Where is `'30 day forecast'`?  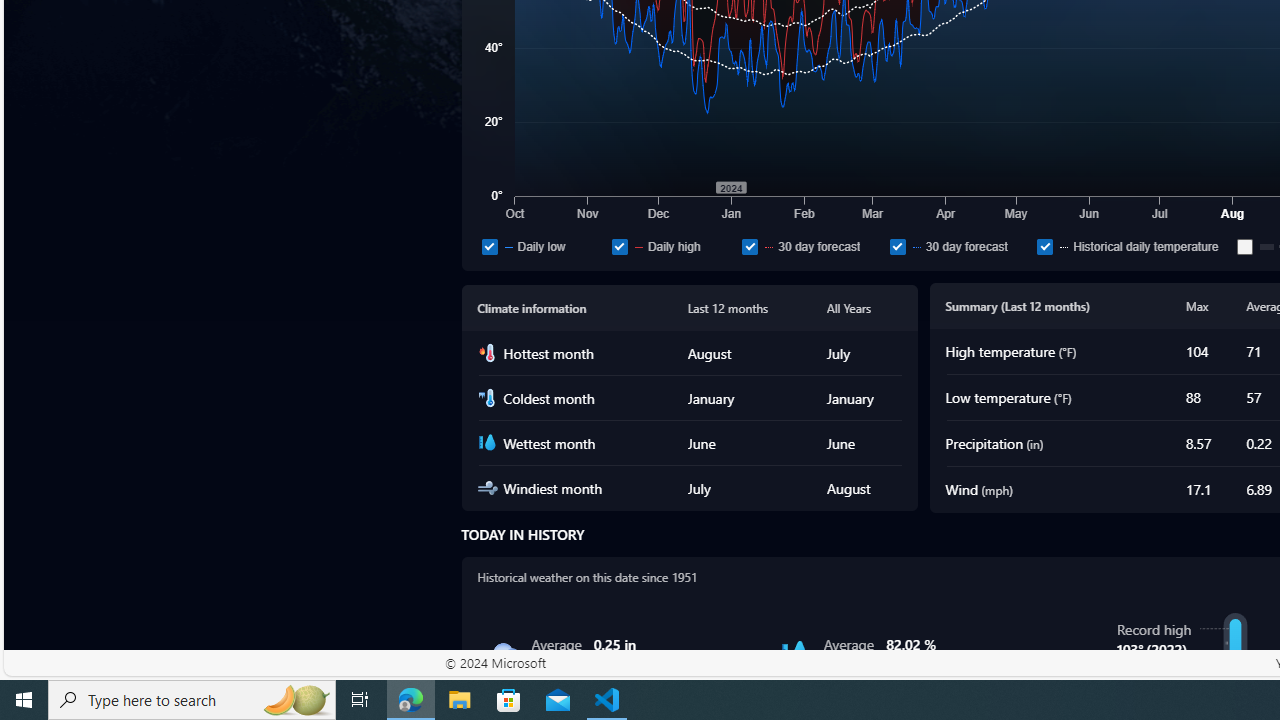
'30 day forecast' is located at coordinates (896, 245).